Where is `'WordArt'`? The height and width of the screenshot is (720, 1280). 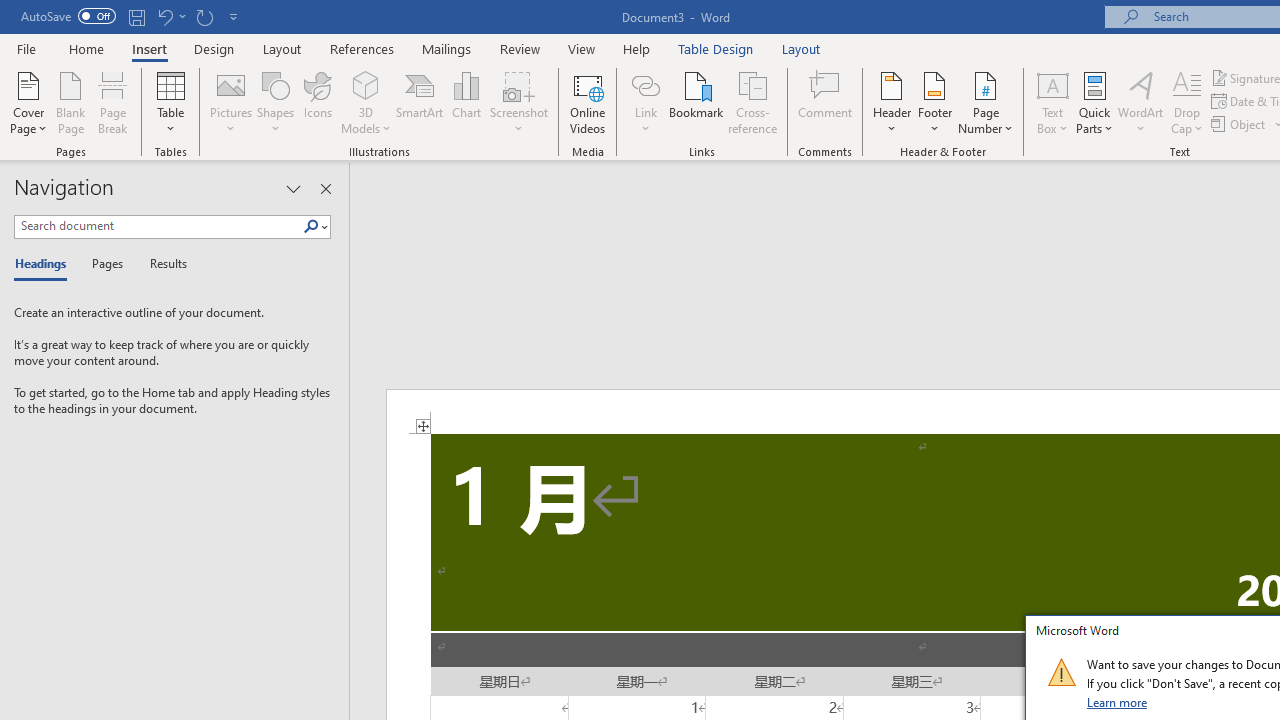
'WordArt' is located at coordinates (1141, 103).